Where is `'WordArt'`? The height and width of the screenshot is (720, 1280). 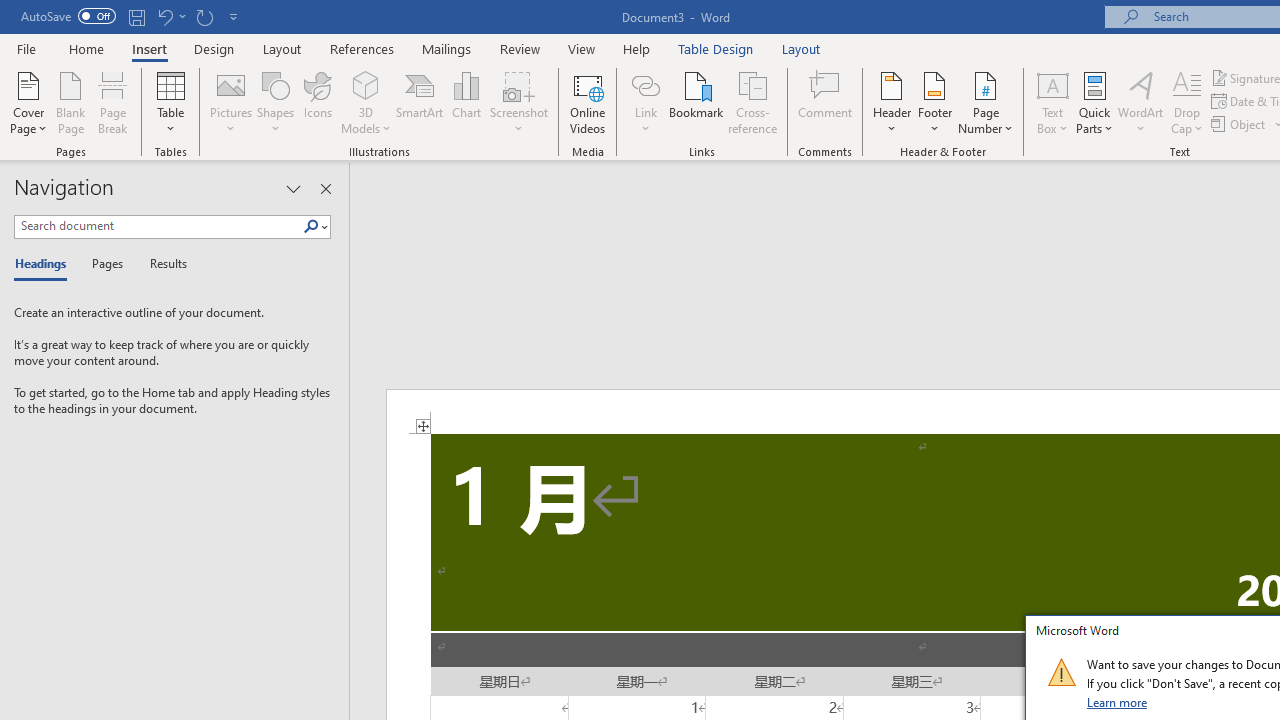
'WordArt' is located at coordinates (1141, 103).